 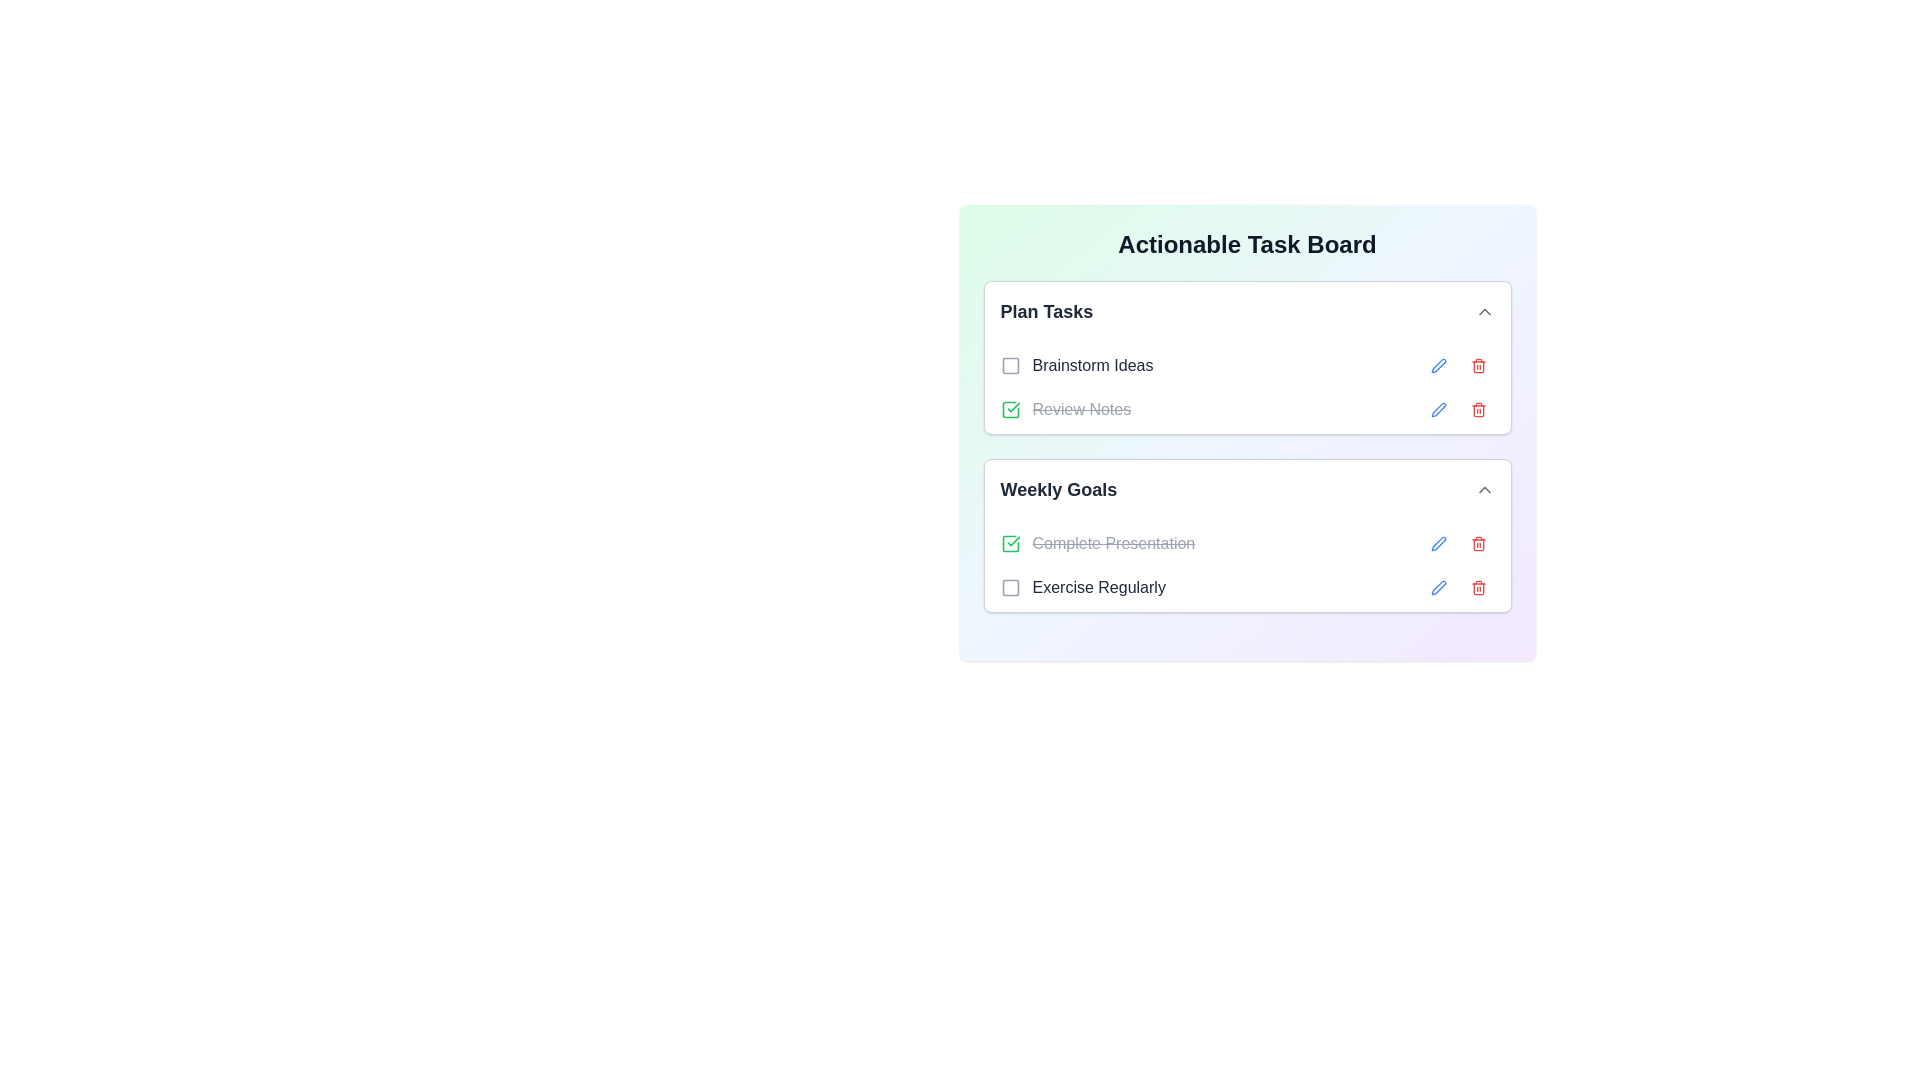 I want to click on the Checkbox-like icon located to the left of the 'Brainstorm Ideas' text, so click(x=1010, y=366).